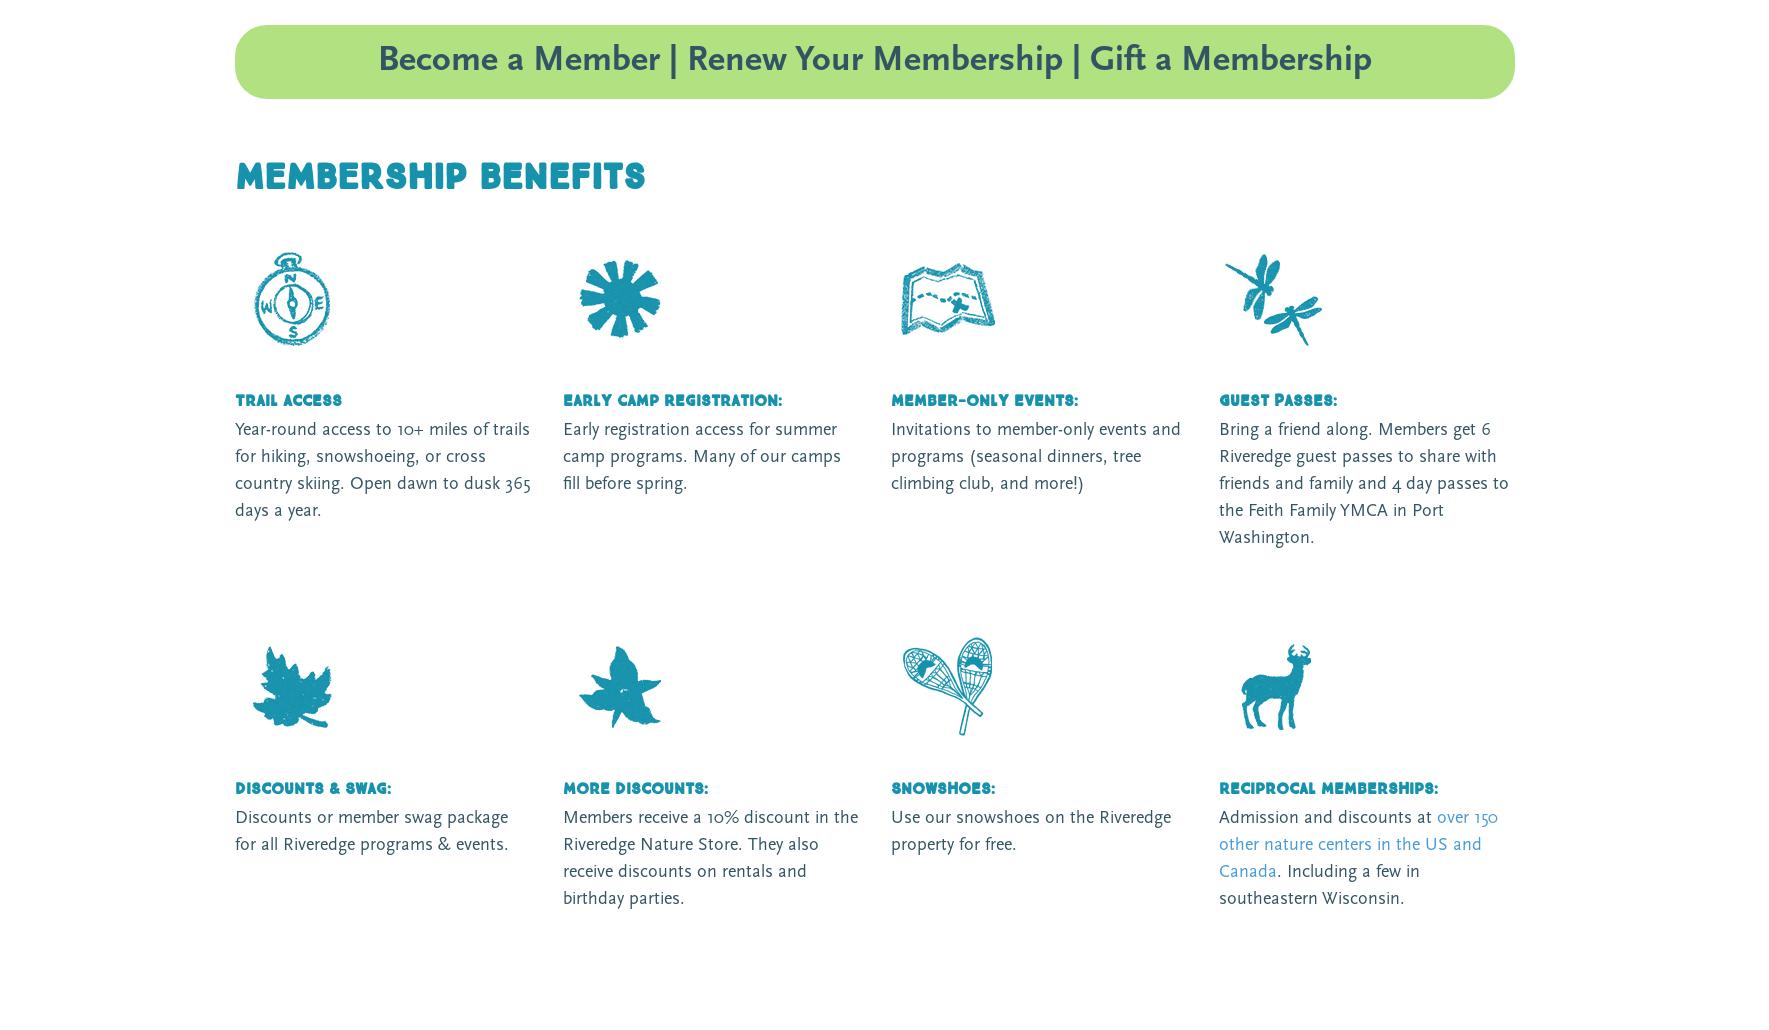 This screenshot has width=1769, height=1030. What do you see at coordinates (381, 470) in the screenshot?
I see `'Year-round access to 10+ miles of trails for hiking, snowshoeing, or cross country skiing. Open dawn to dusk 365 days a year.'` at bounding box center [381, 470].